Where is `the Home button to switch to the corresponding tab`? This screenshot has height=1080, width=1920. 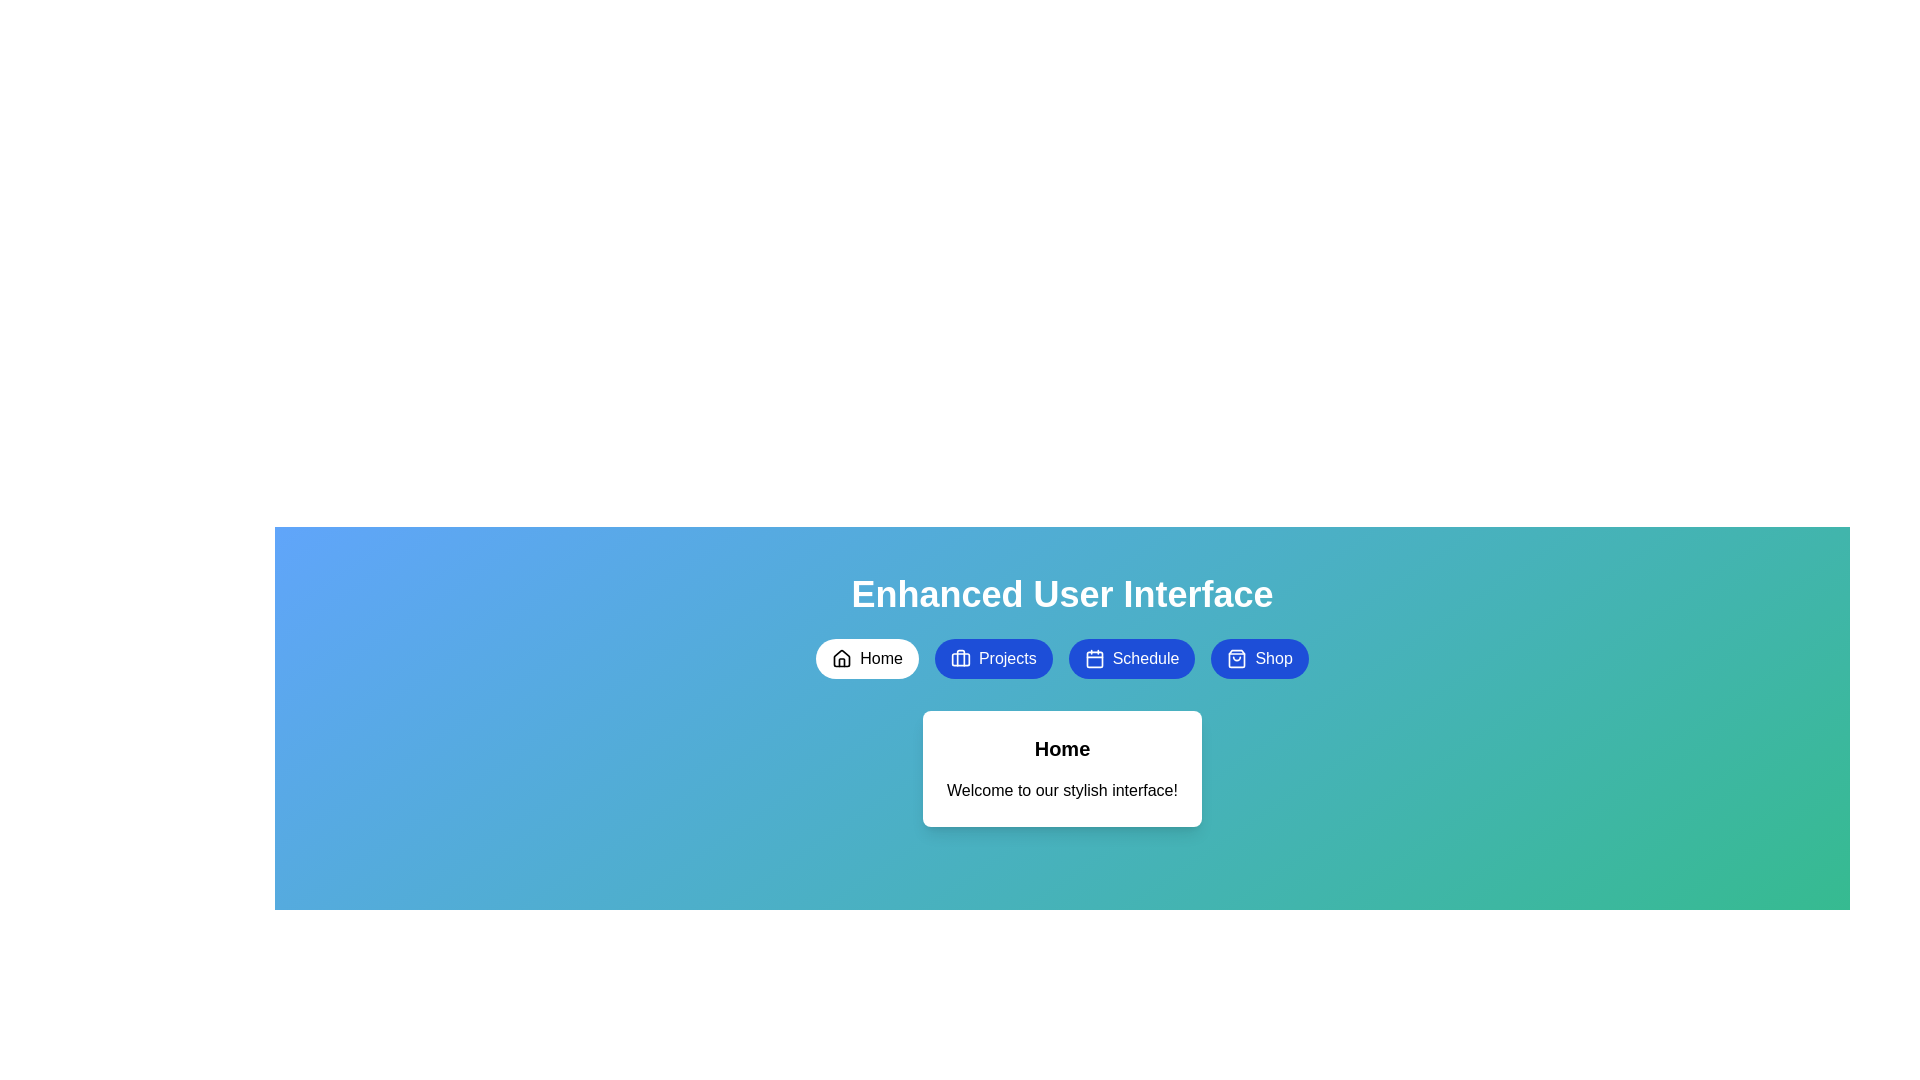 the Home button to switch to the corresponding tab is located at coordinates (867, 659).